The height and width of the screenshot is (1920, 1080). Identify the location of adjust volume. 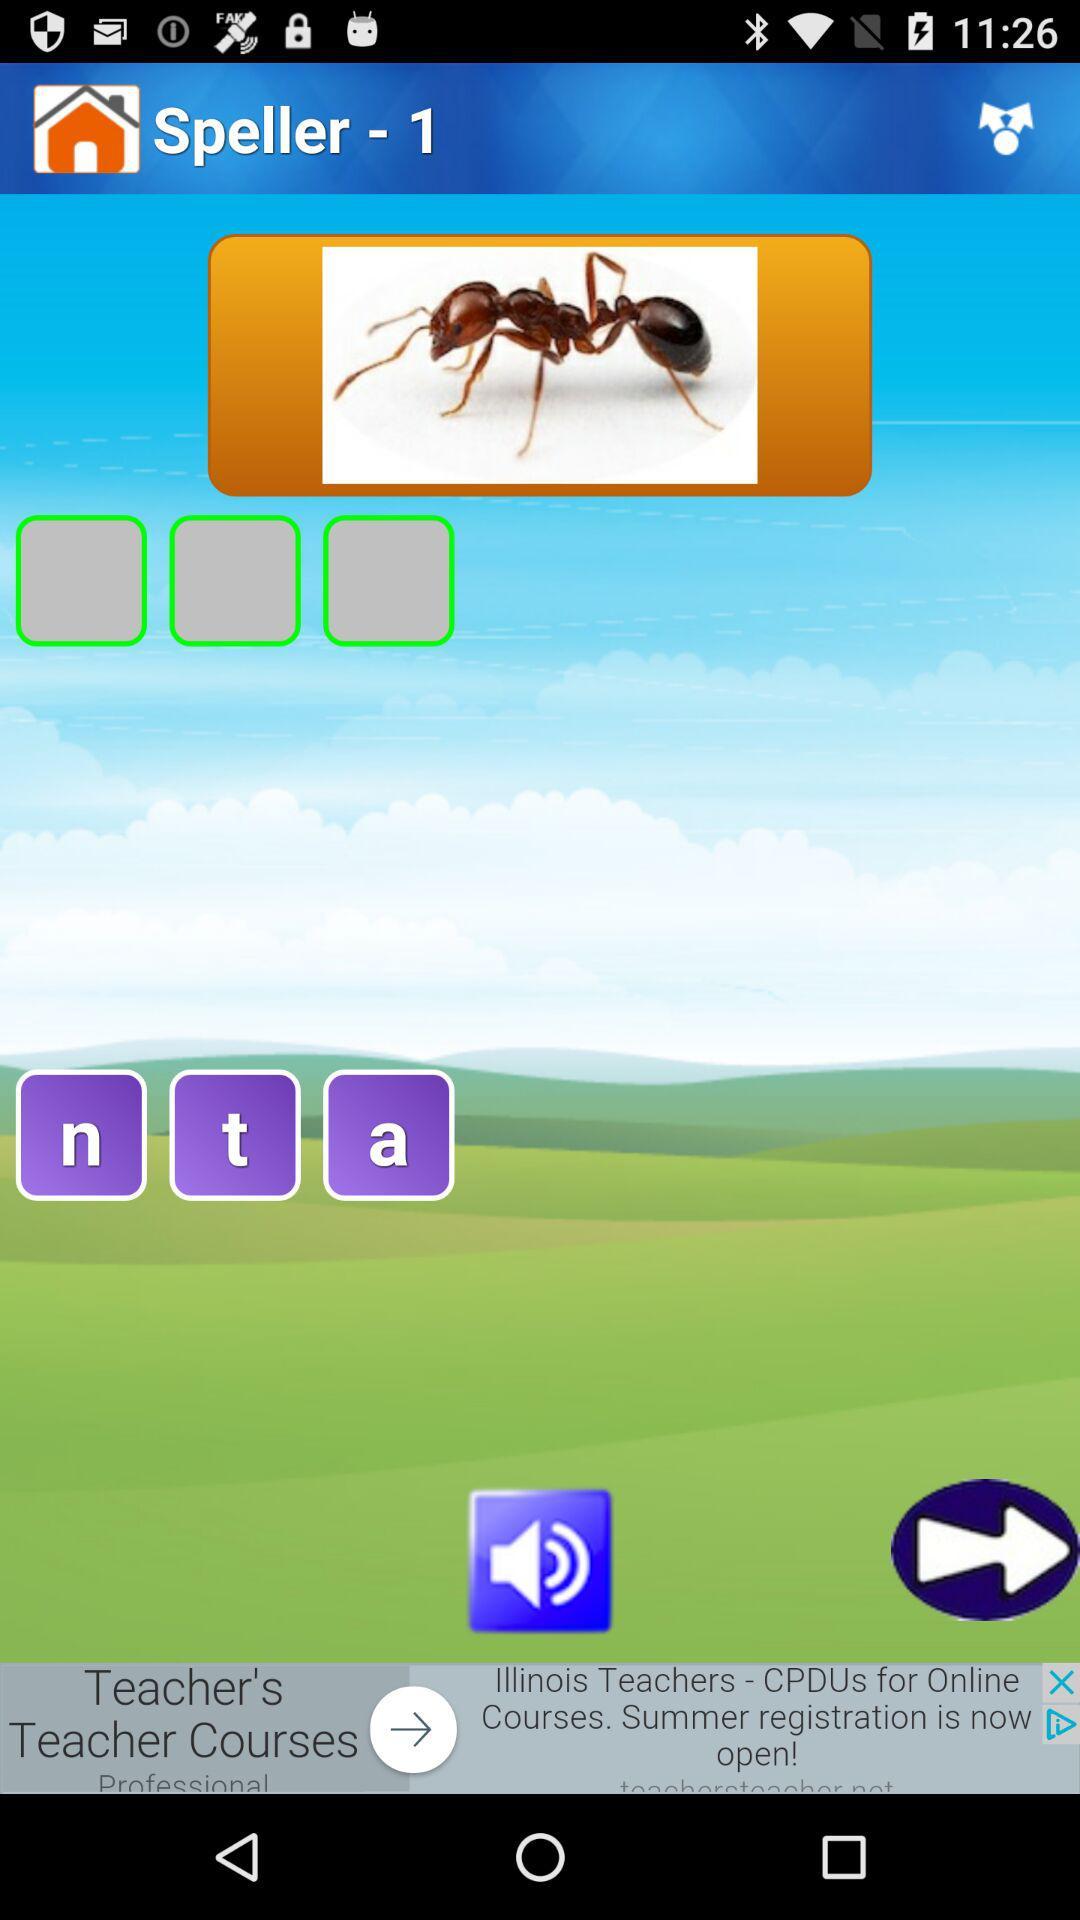
(540, 1556).